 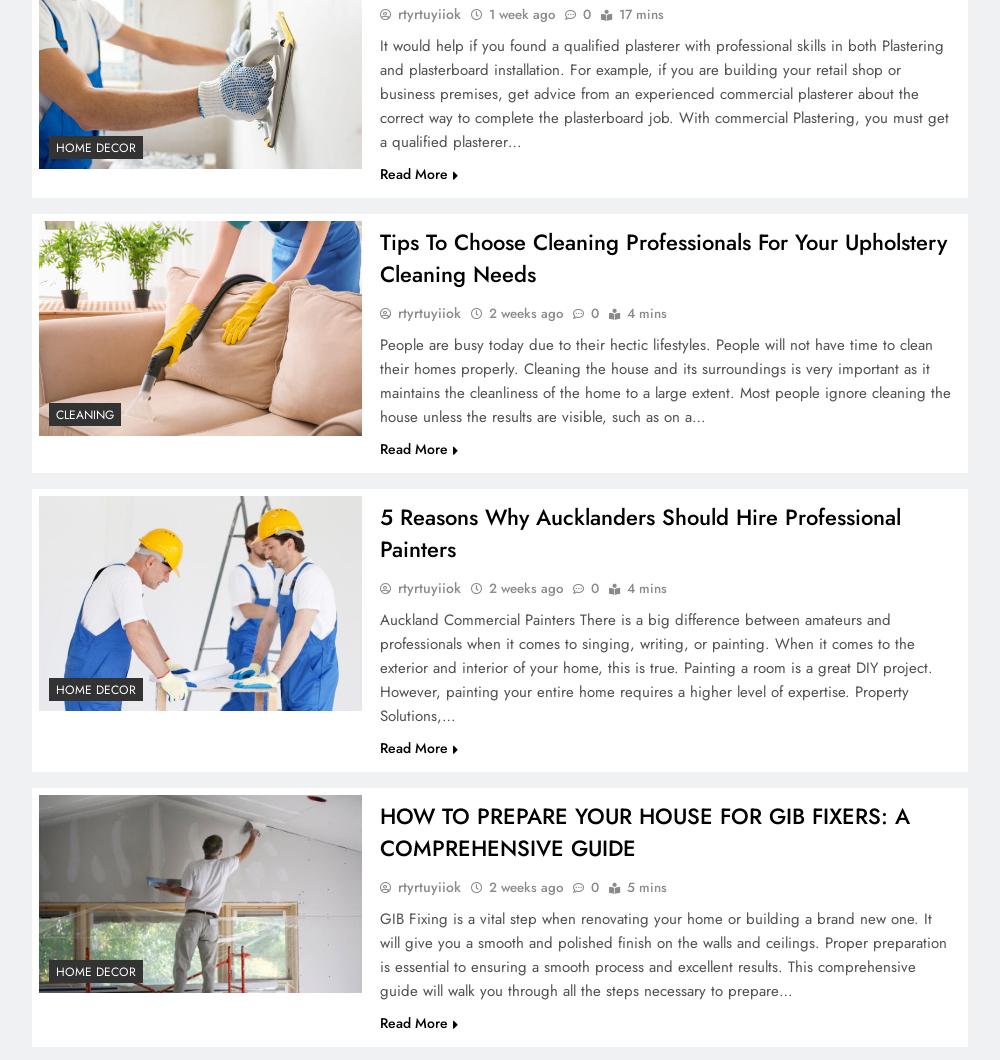 I want to click on '7 mins', so click(x=637, y=174).